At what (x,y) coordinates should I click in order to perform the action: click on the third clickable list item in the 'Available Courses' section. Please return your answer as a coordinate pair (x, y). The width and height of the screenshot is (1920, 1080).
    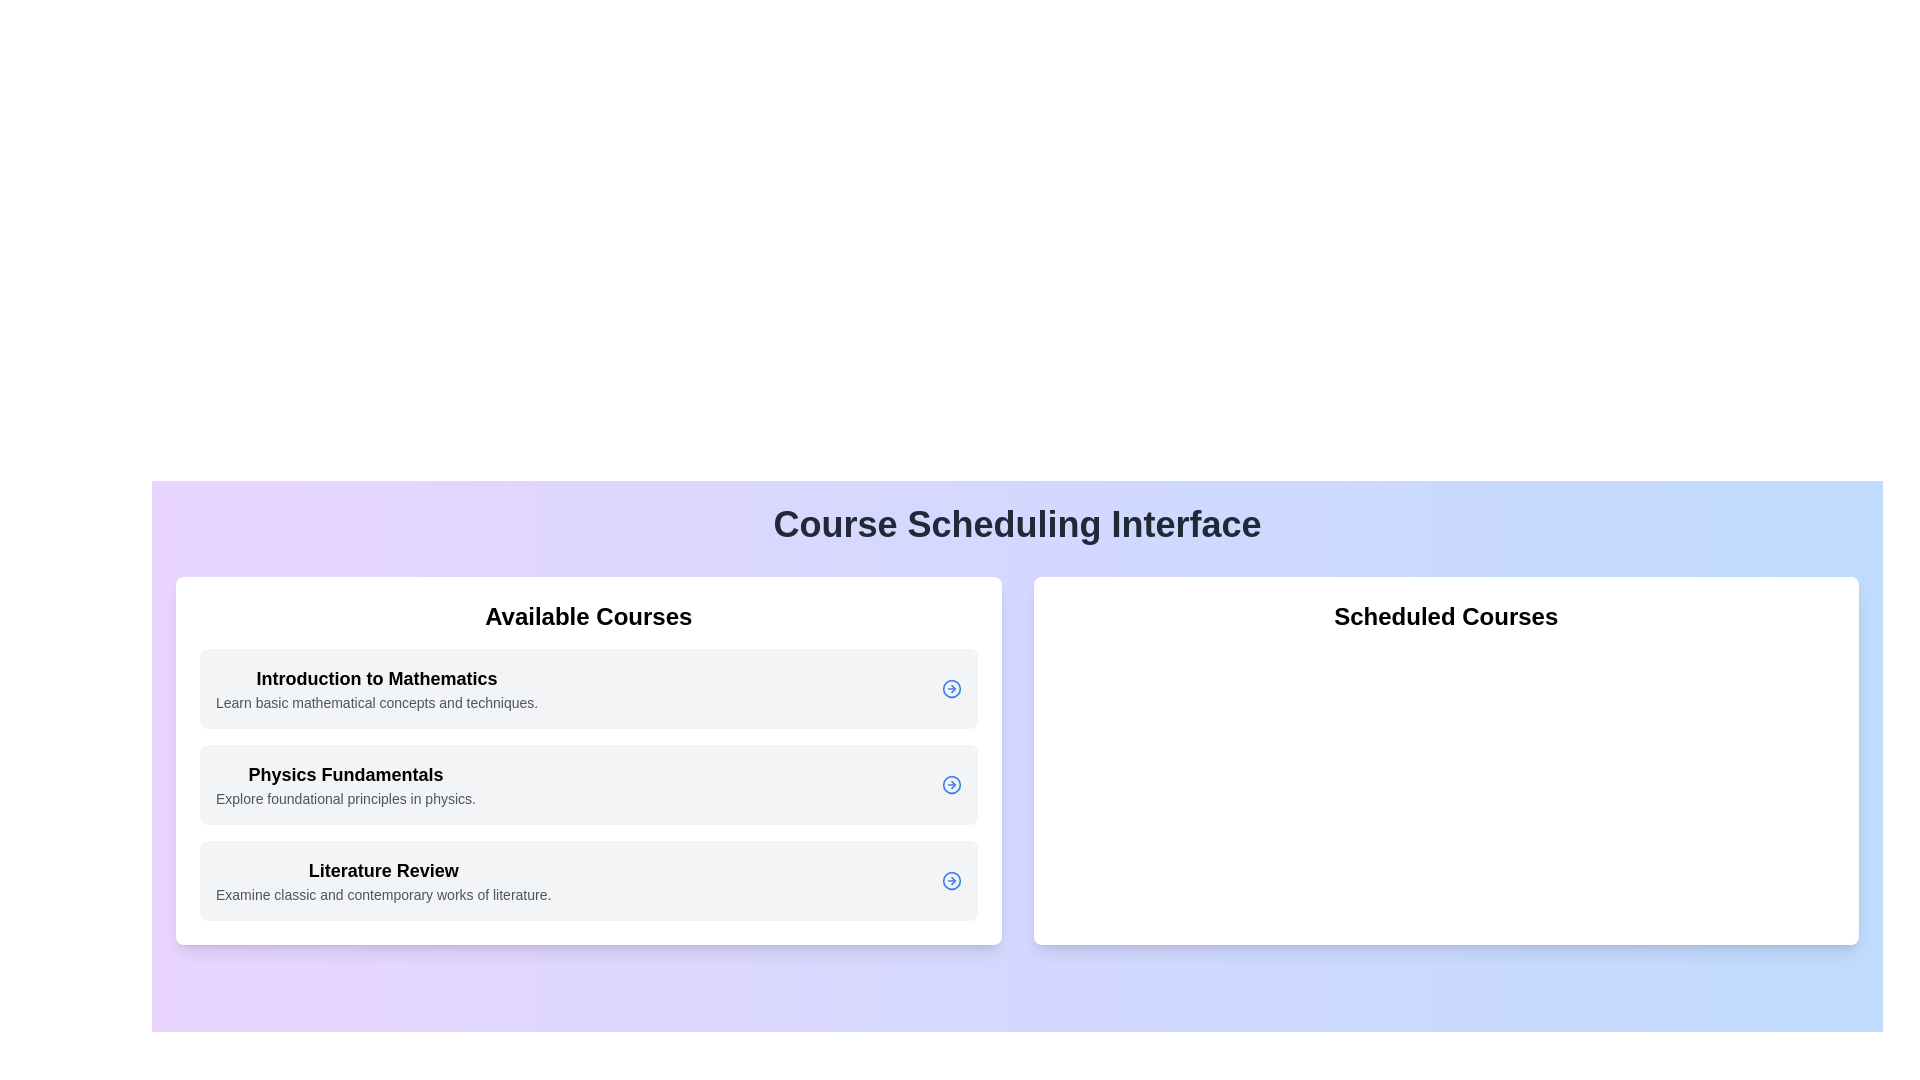
    Looking at the image, I should click on (587, 879).